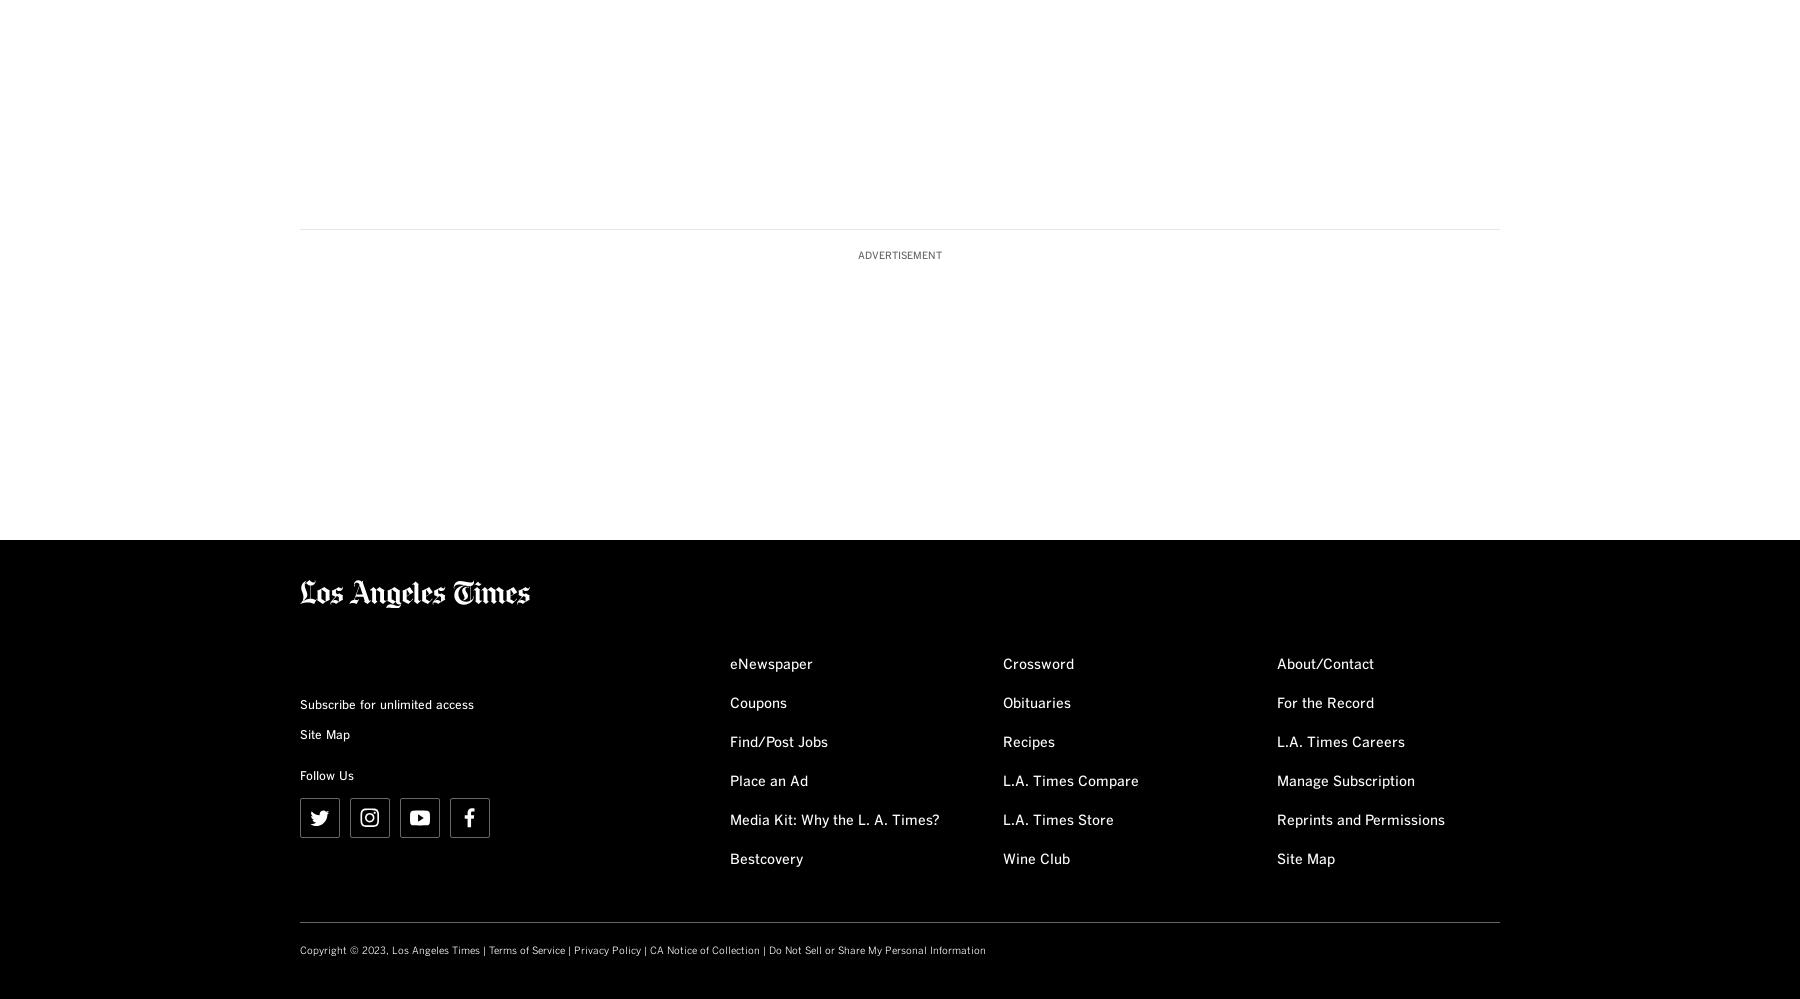 Image resolution: width=1800 pixels, height=999 pixels. What do you see at coordinates (877, 950) in the screenshot?
I see `'Do Not Sell or Share My Personal Information'` at bounding box center [877, 950].